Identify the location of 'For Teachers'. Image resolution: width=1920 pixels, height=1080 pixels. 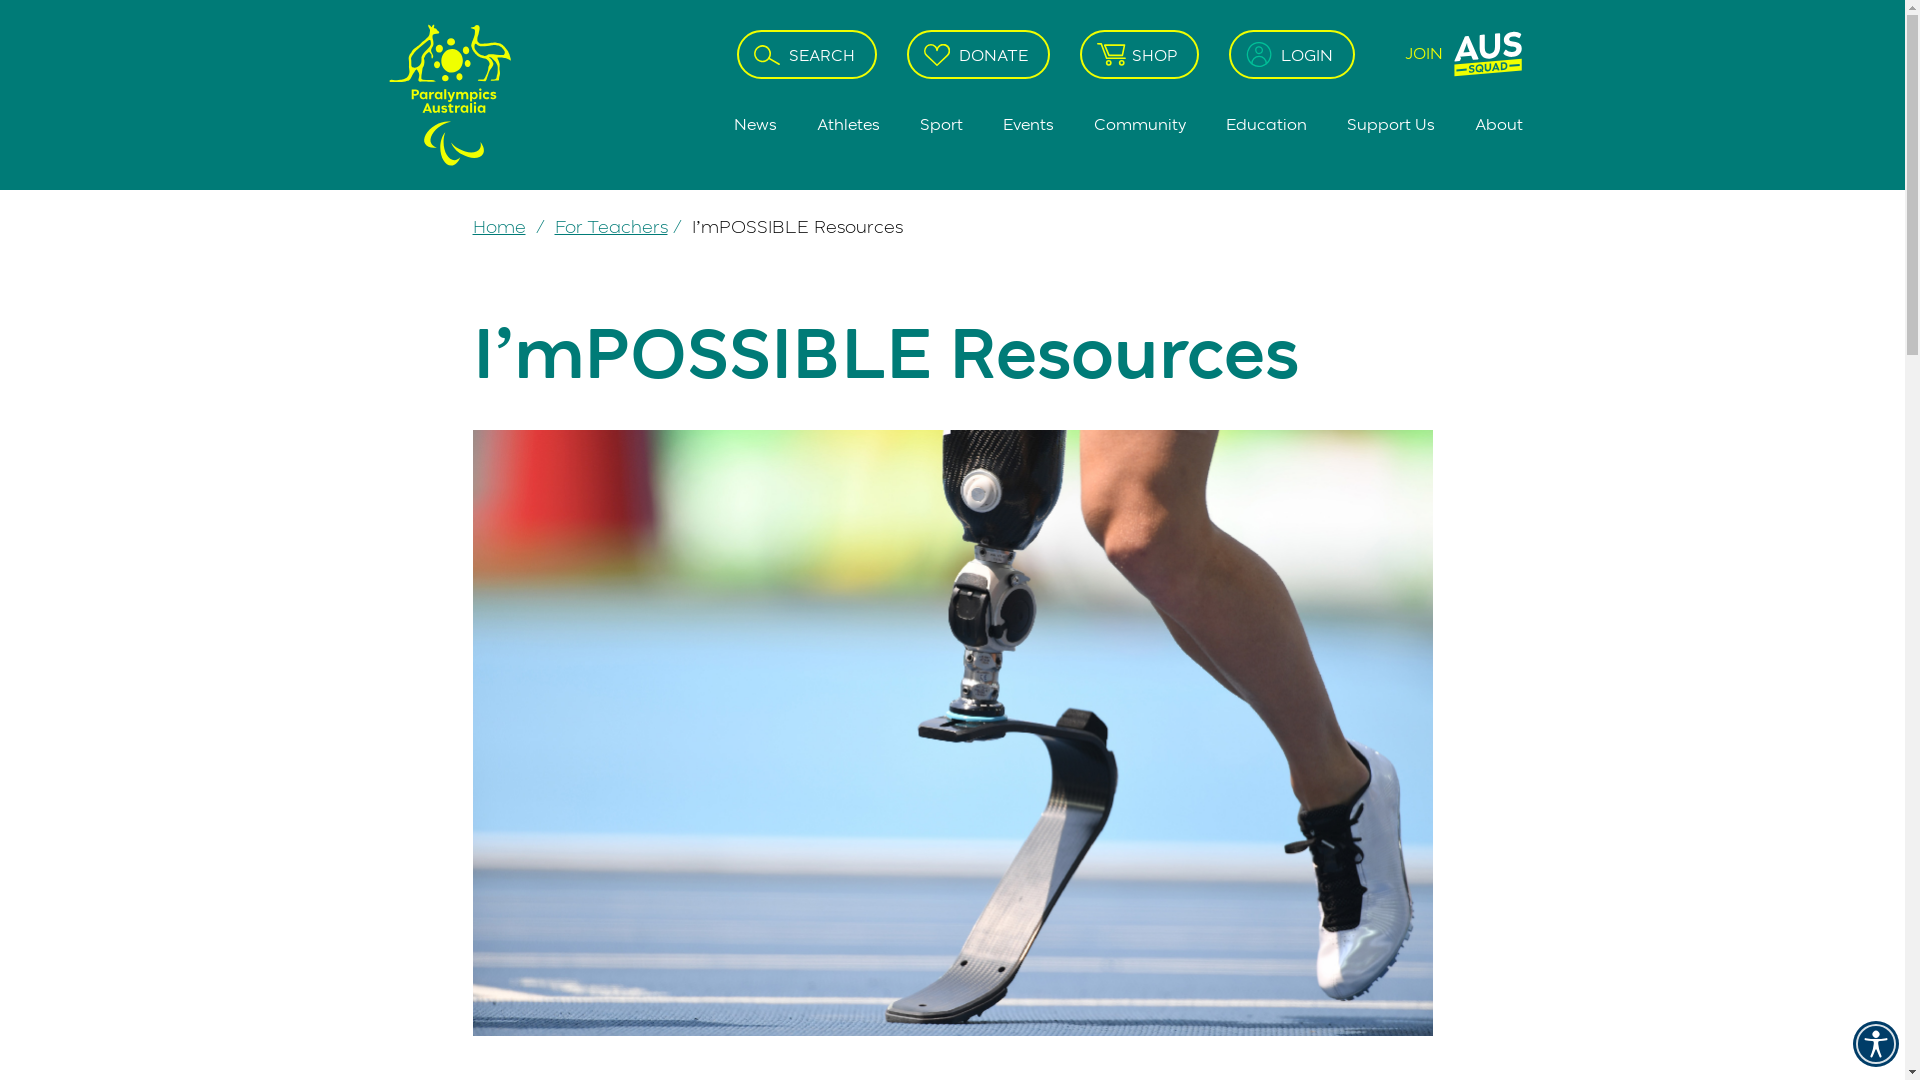
(553, 225).